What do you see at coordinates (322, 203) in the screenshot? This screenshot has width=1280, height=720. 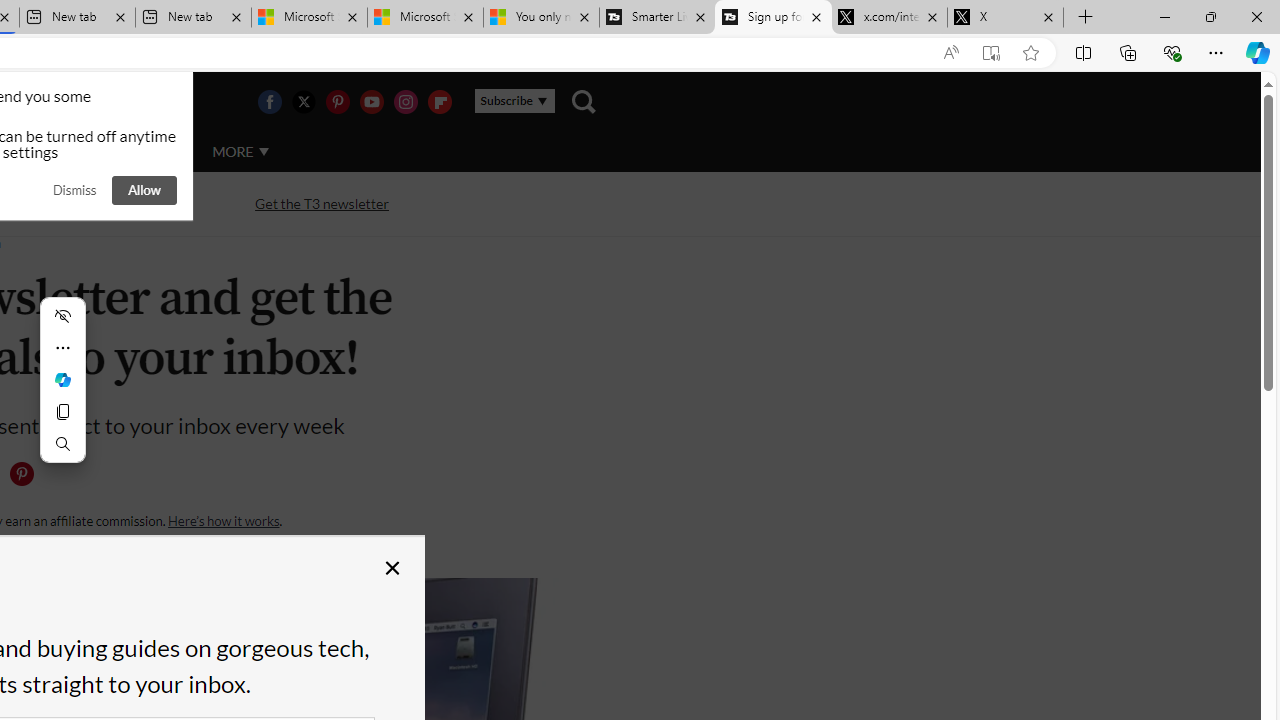 I see `'Get the T3 newsletter'` at bounding box center [322, 203].